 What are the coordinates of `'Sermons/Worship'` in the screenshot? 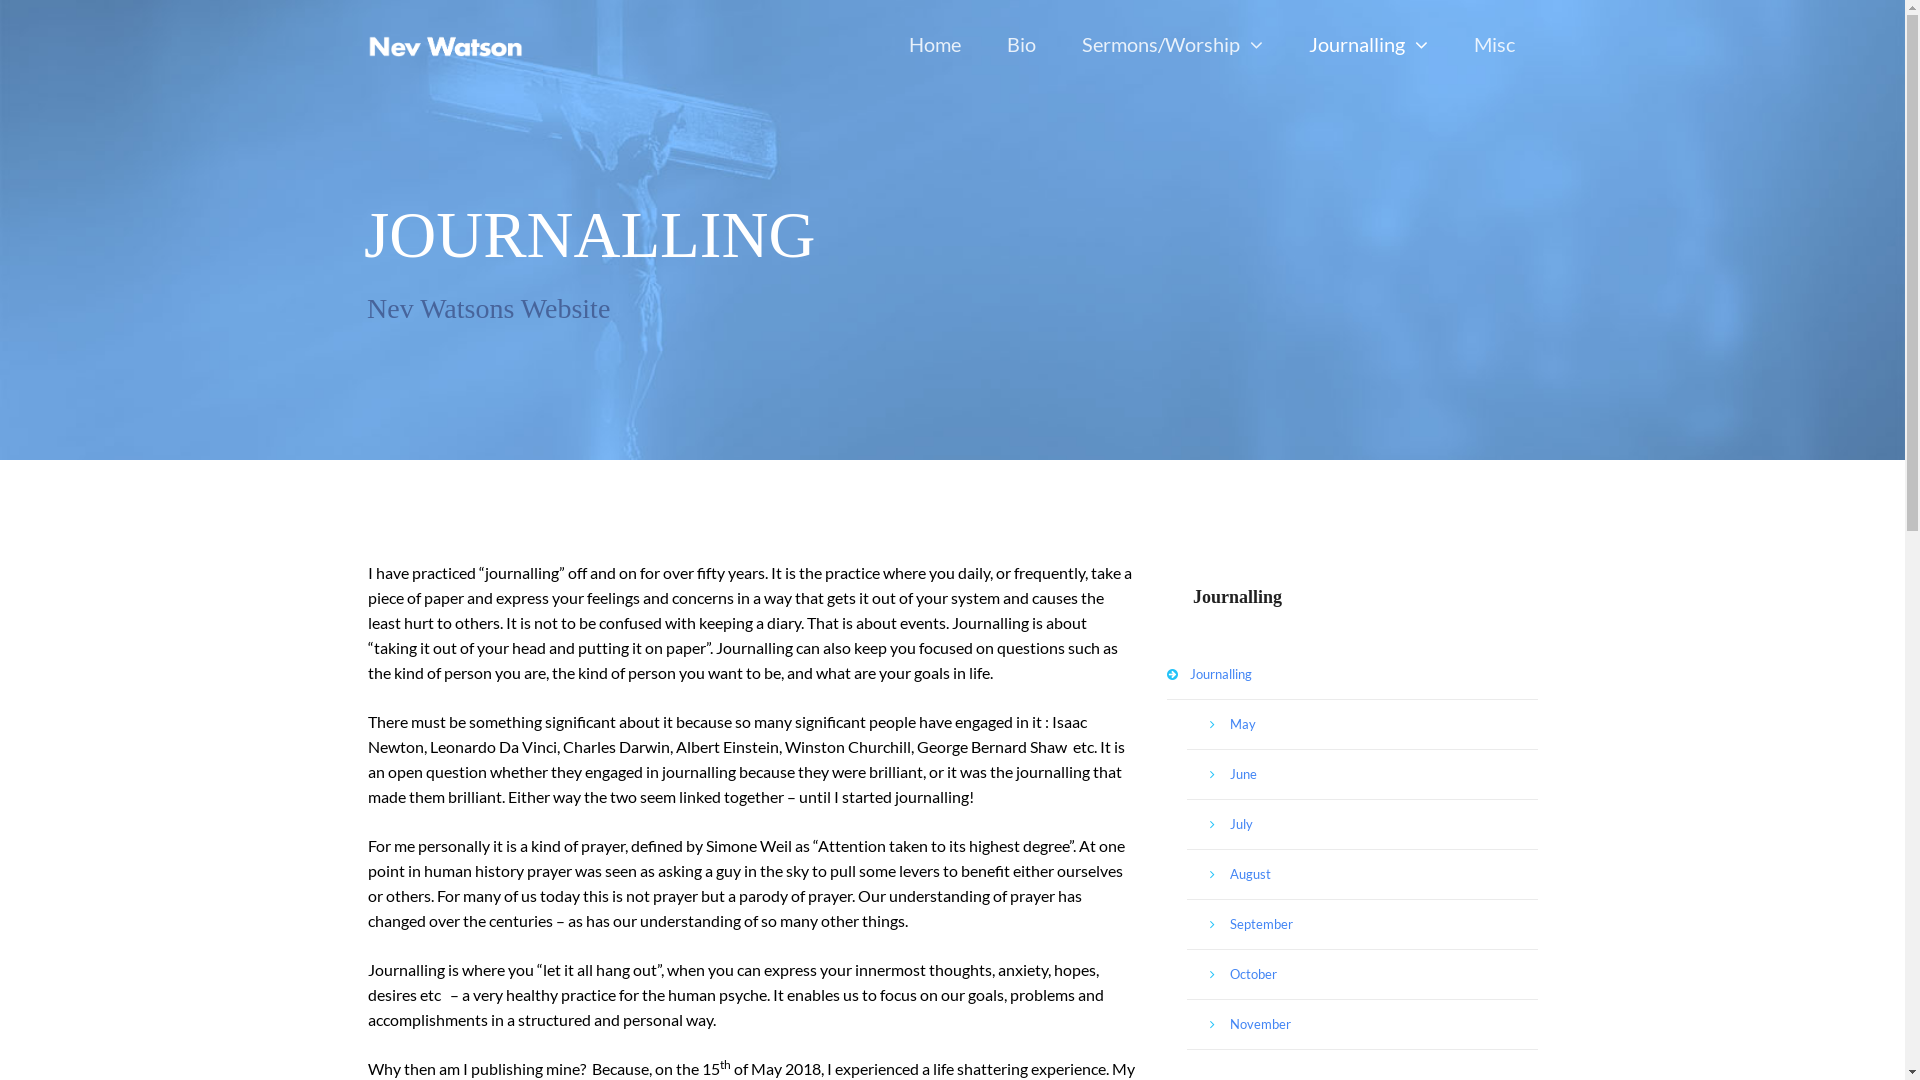 It's located at (1056, 45).